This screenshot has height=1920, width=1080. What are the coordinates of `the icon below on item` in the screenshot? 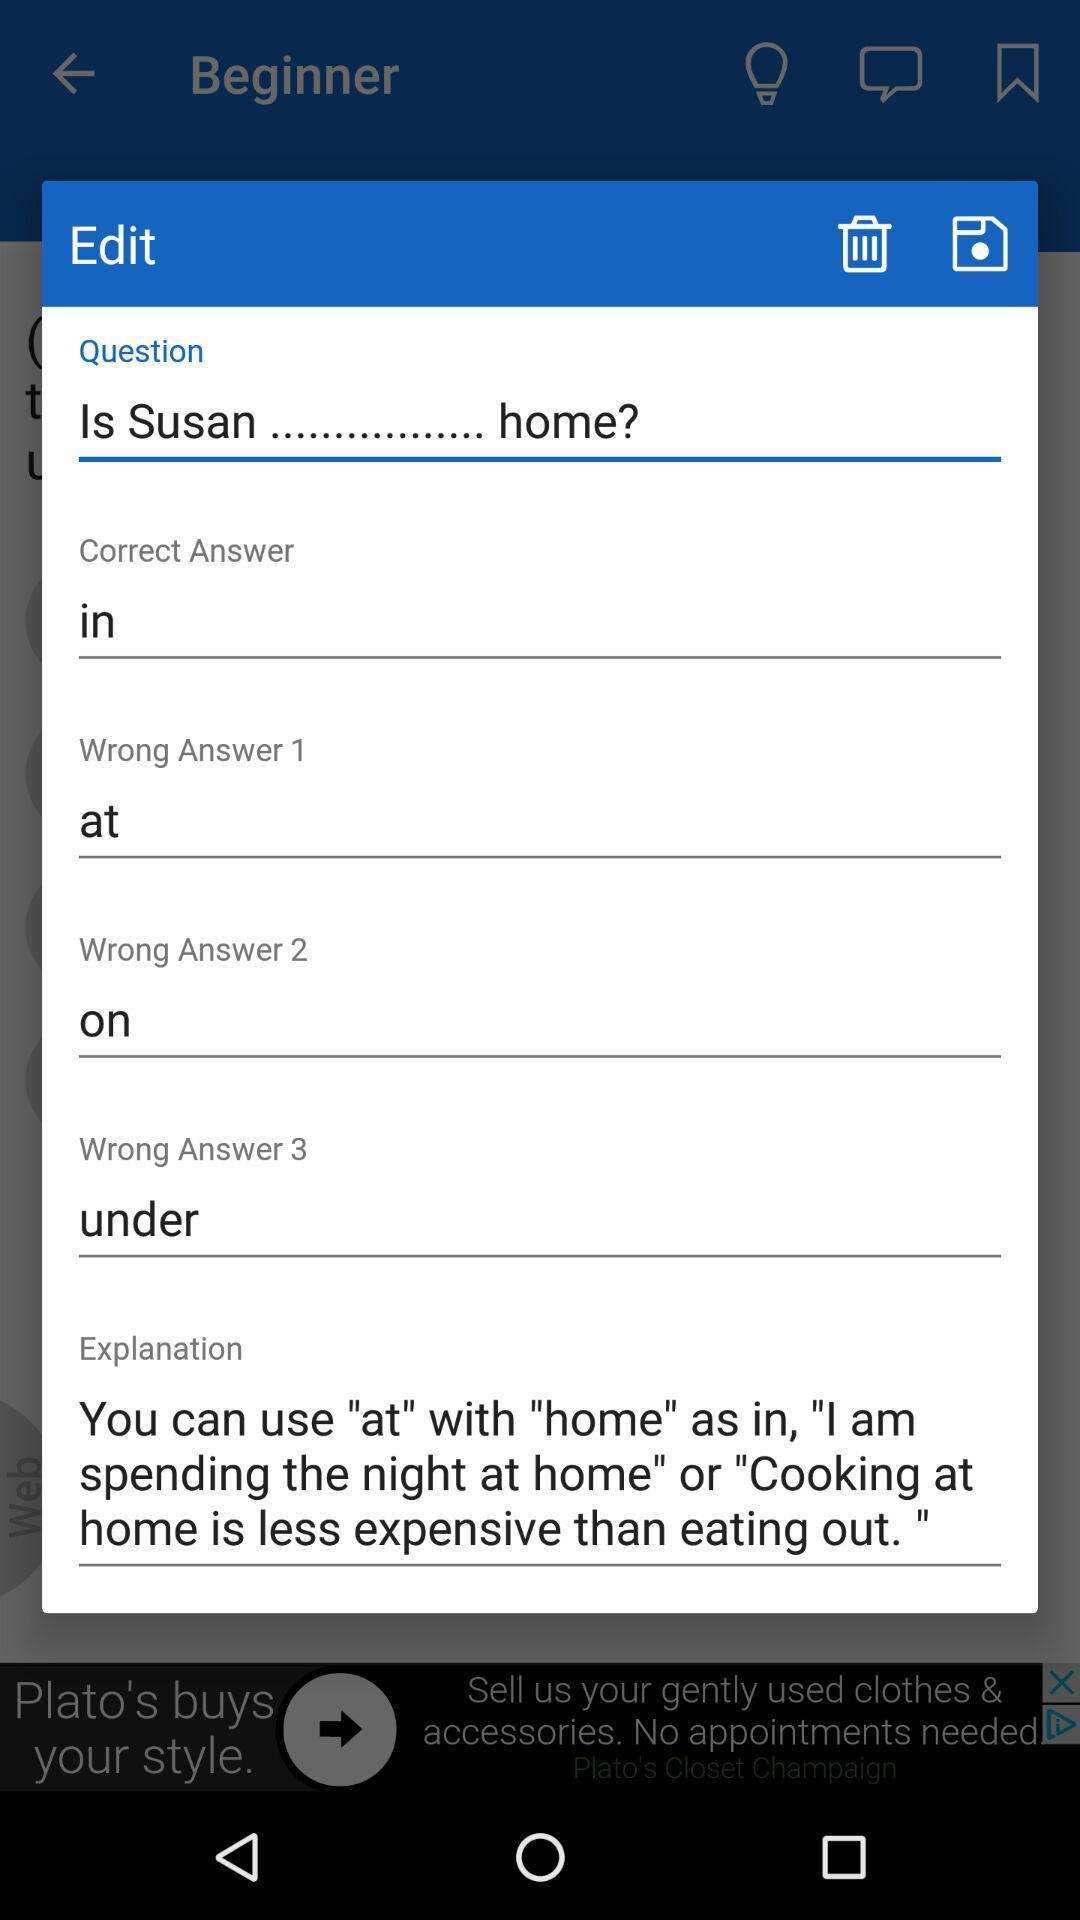 It's located at (540, 1217).